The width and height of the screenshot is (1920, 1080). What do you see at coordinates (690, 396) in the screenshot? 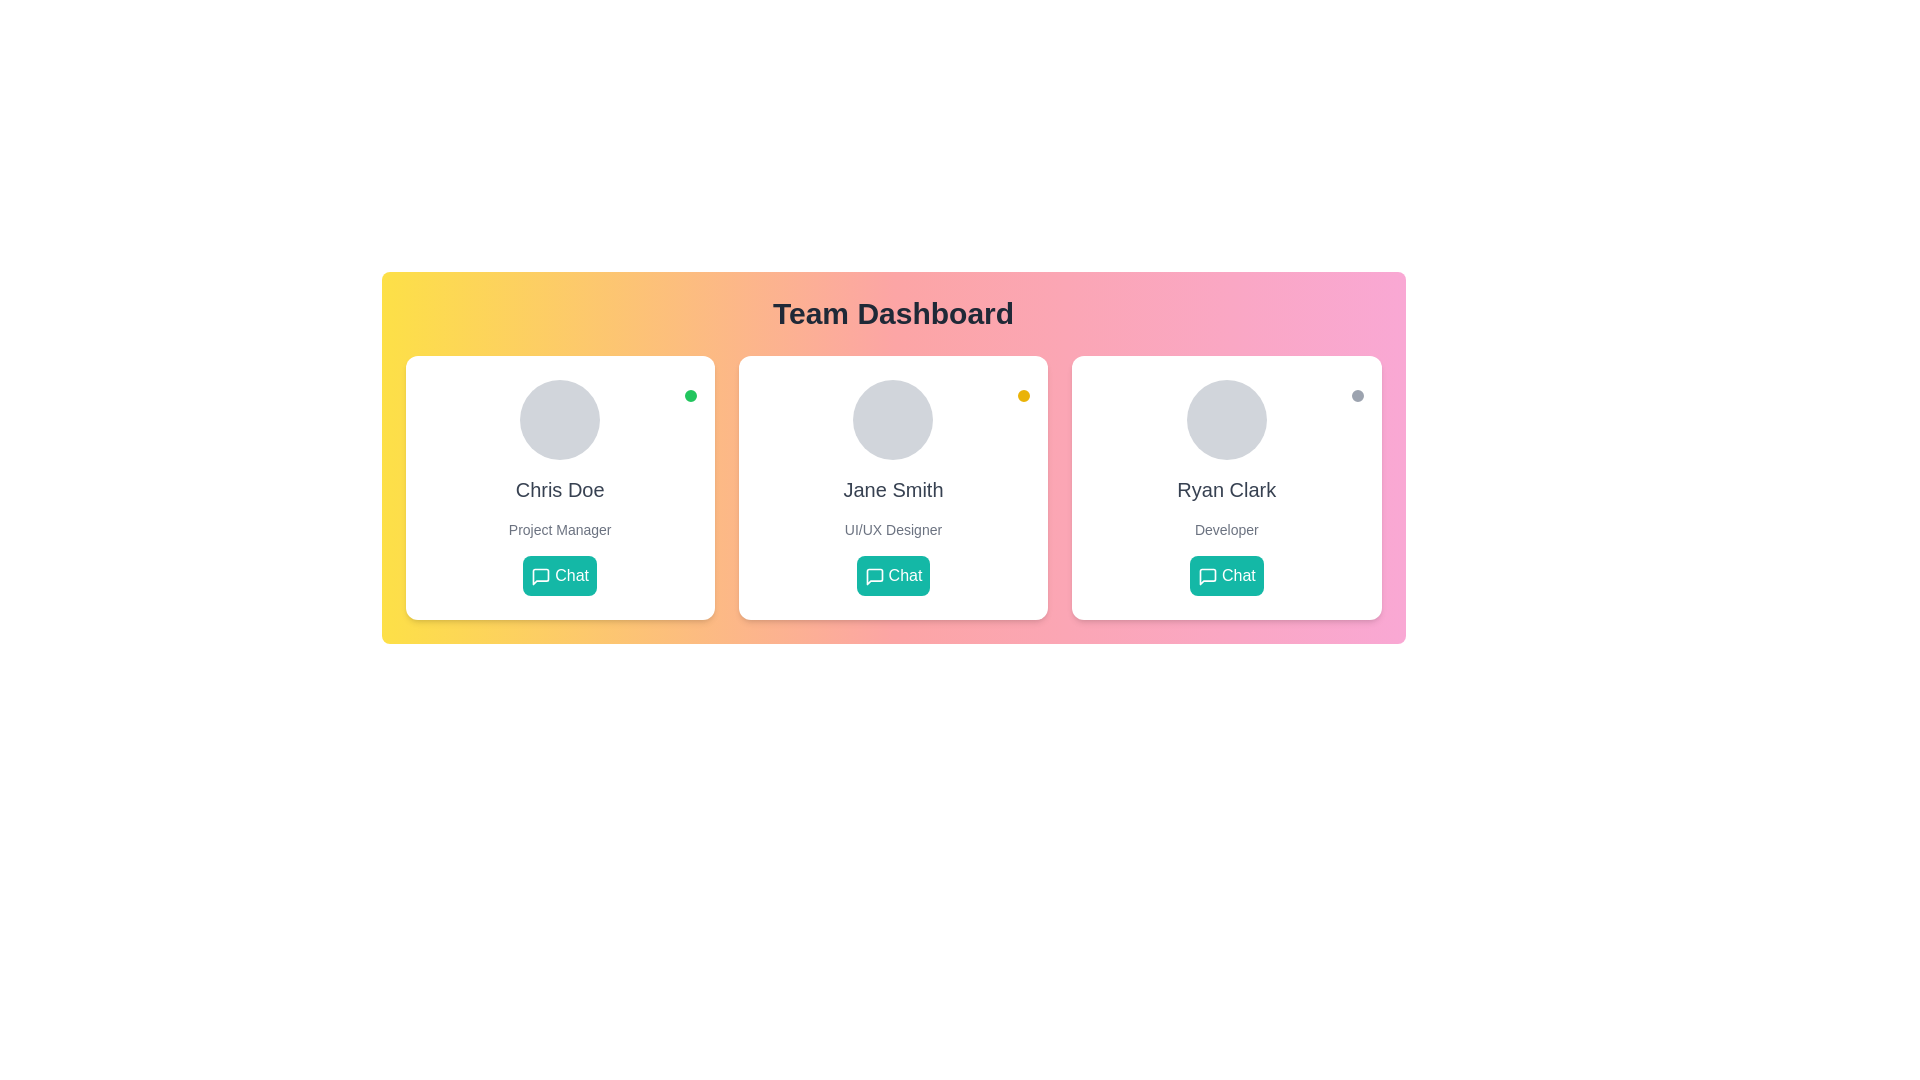
I see `the Status Indicator element, a small circular indicator with a green background and a white border located at the top-right corner of Chris Doe's profile card` at bounding box center [690, 396].